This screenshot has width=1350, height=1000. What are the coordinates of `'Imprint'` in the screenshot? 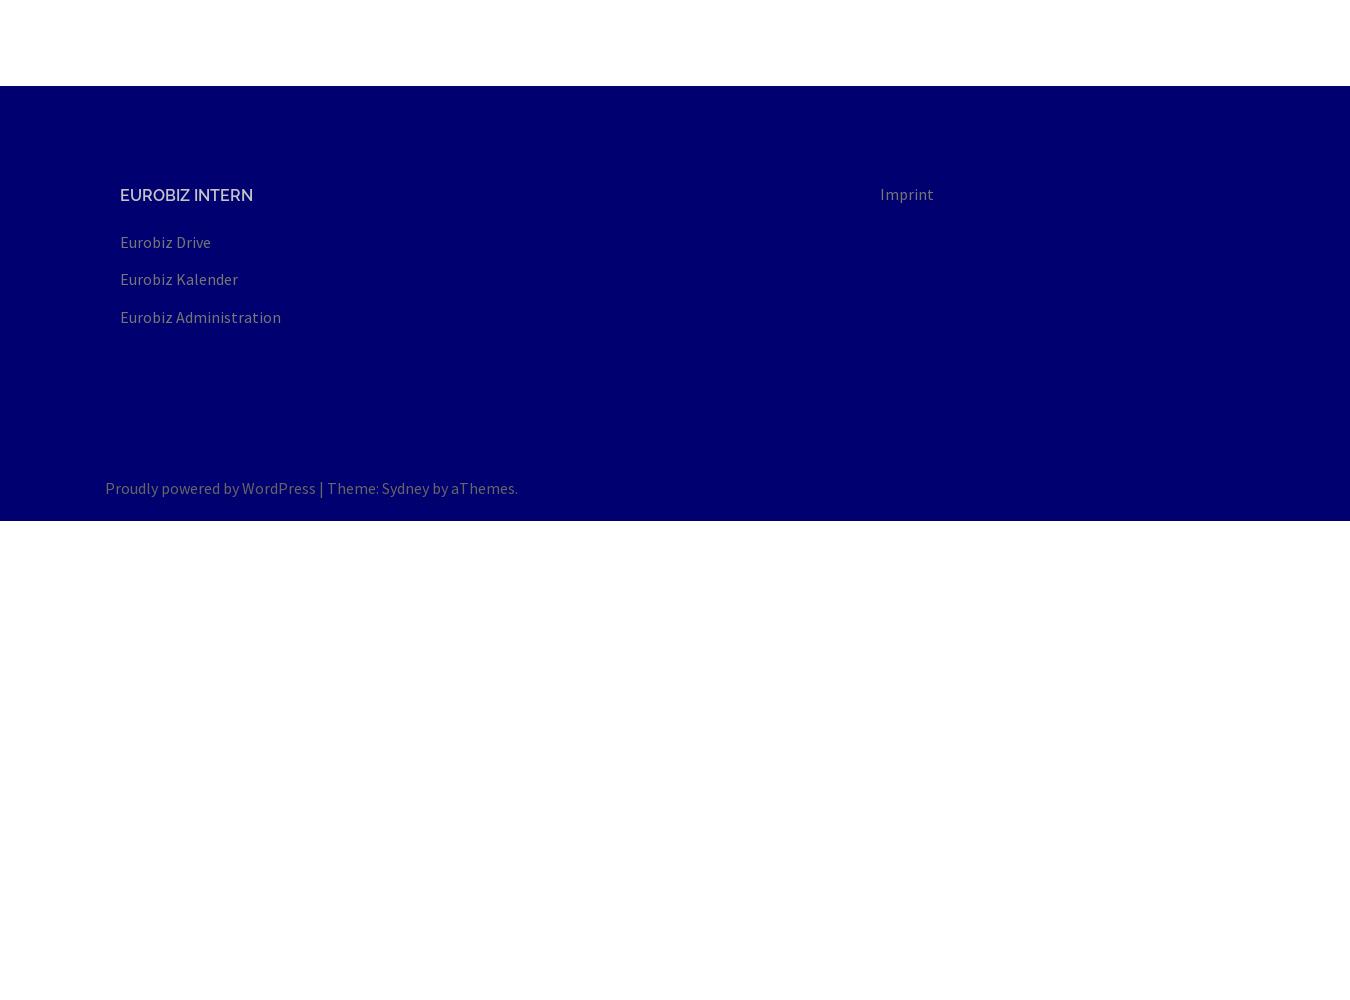 It's located at (906, 193).